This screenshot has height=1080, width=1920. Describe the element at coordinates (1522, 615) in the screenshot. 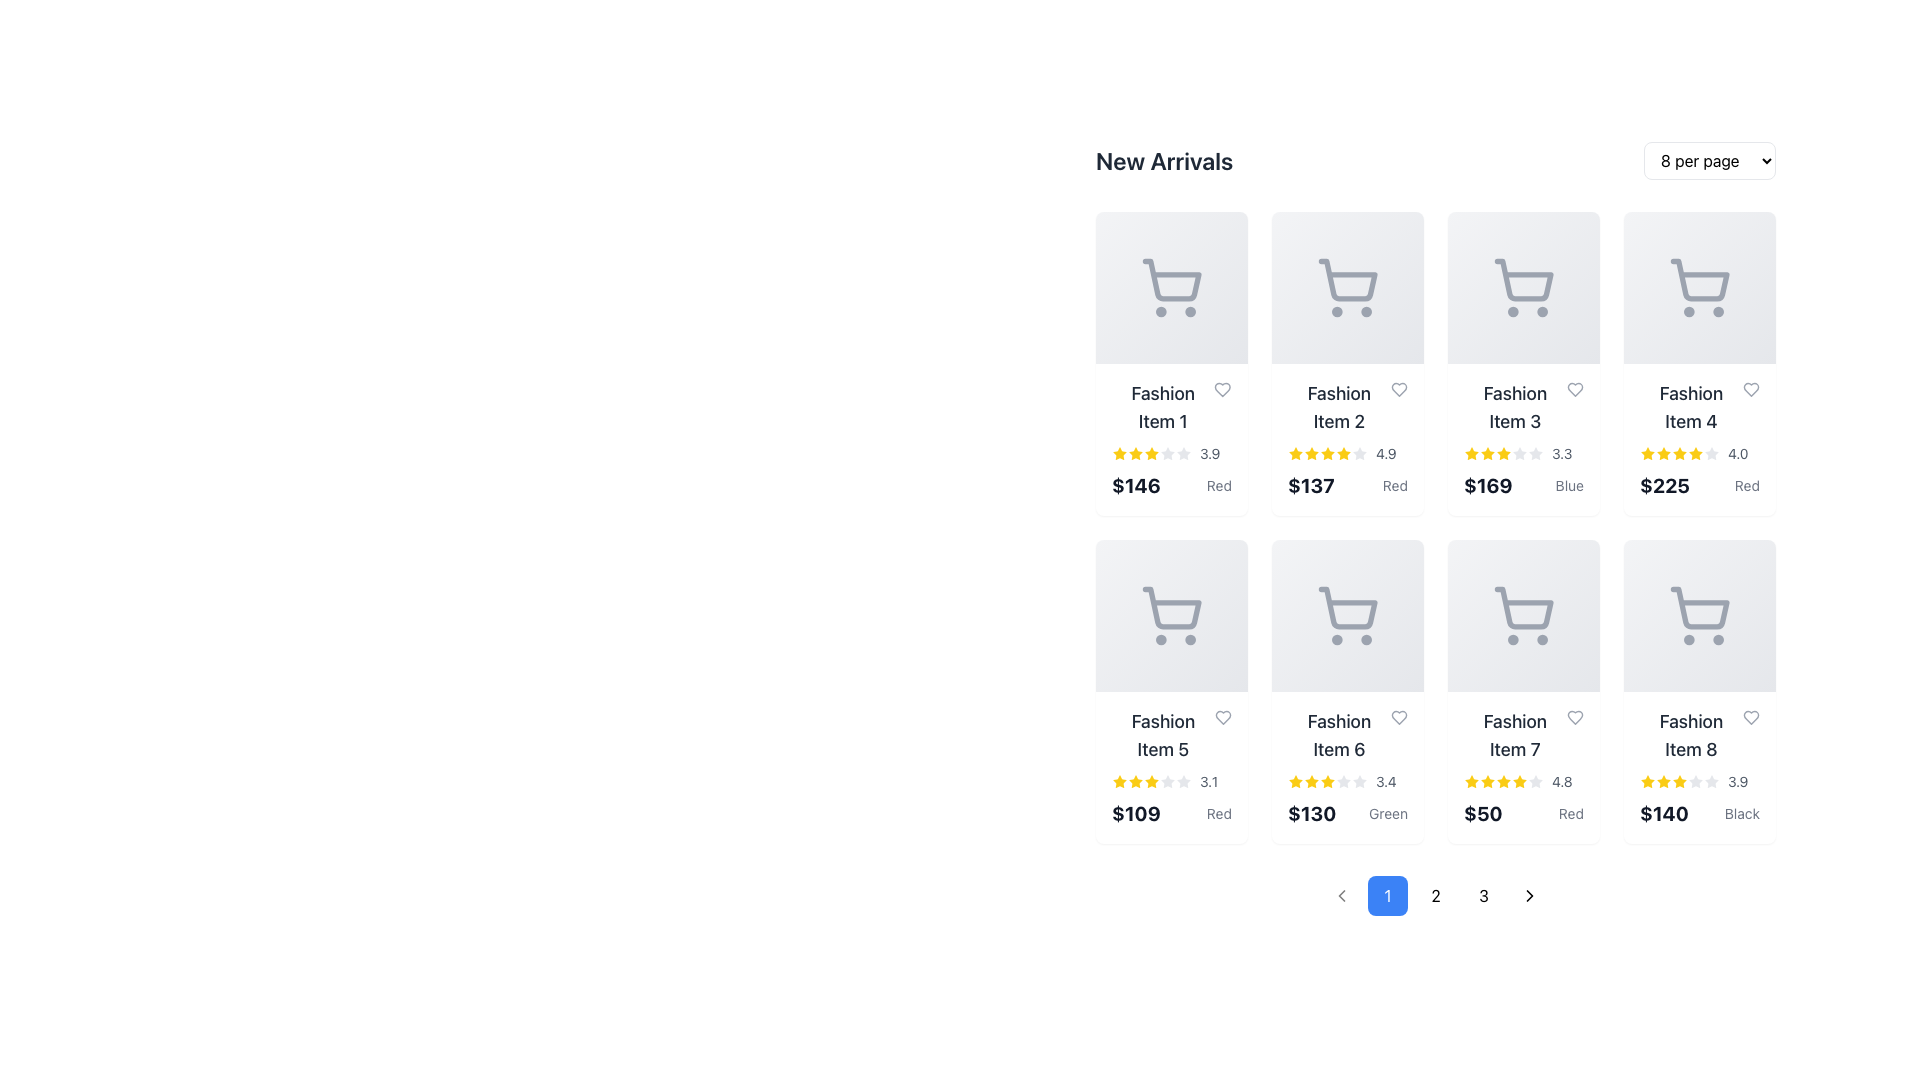

I see `the shopping cart icon, which is a gray outlined button located in the seventh panel of the grid layout, to trigger the highlighting effect` at that location.